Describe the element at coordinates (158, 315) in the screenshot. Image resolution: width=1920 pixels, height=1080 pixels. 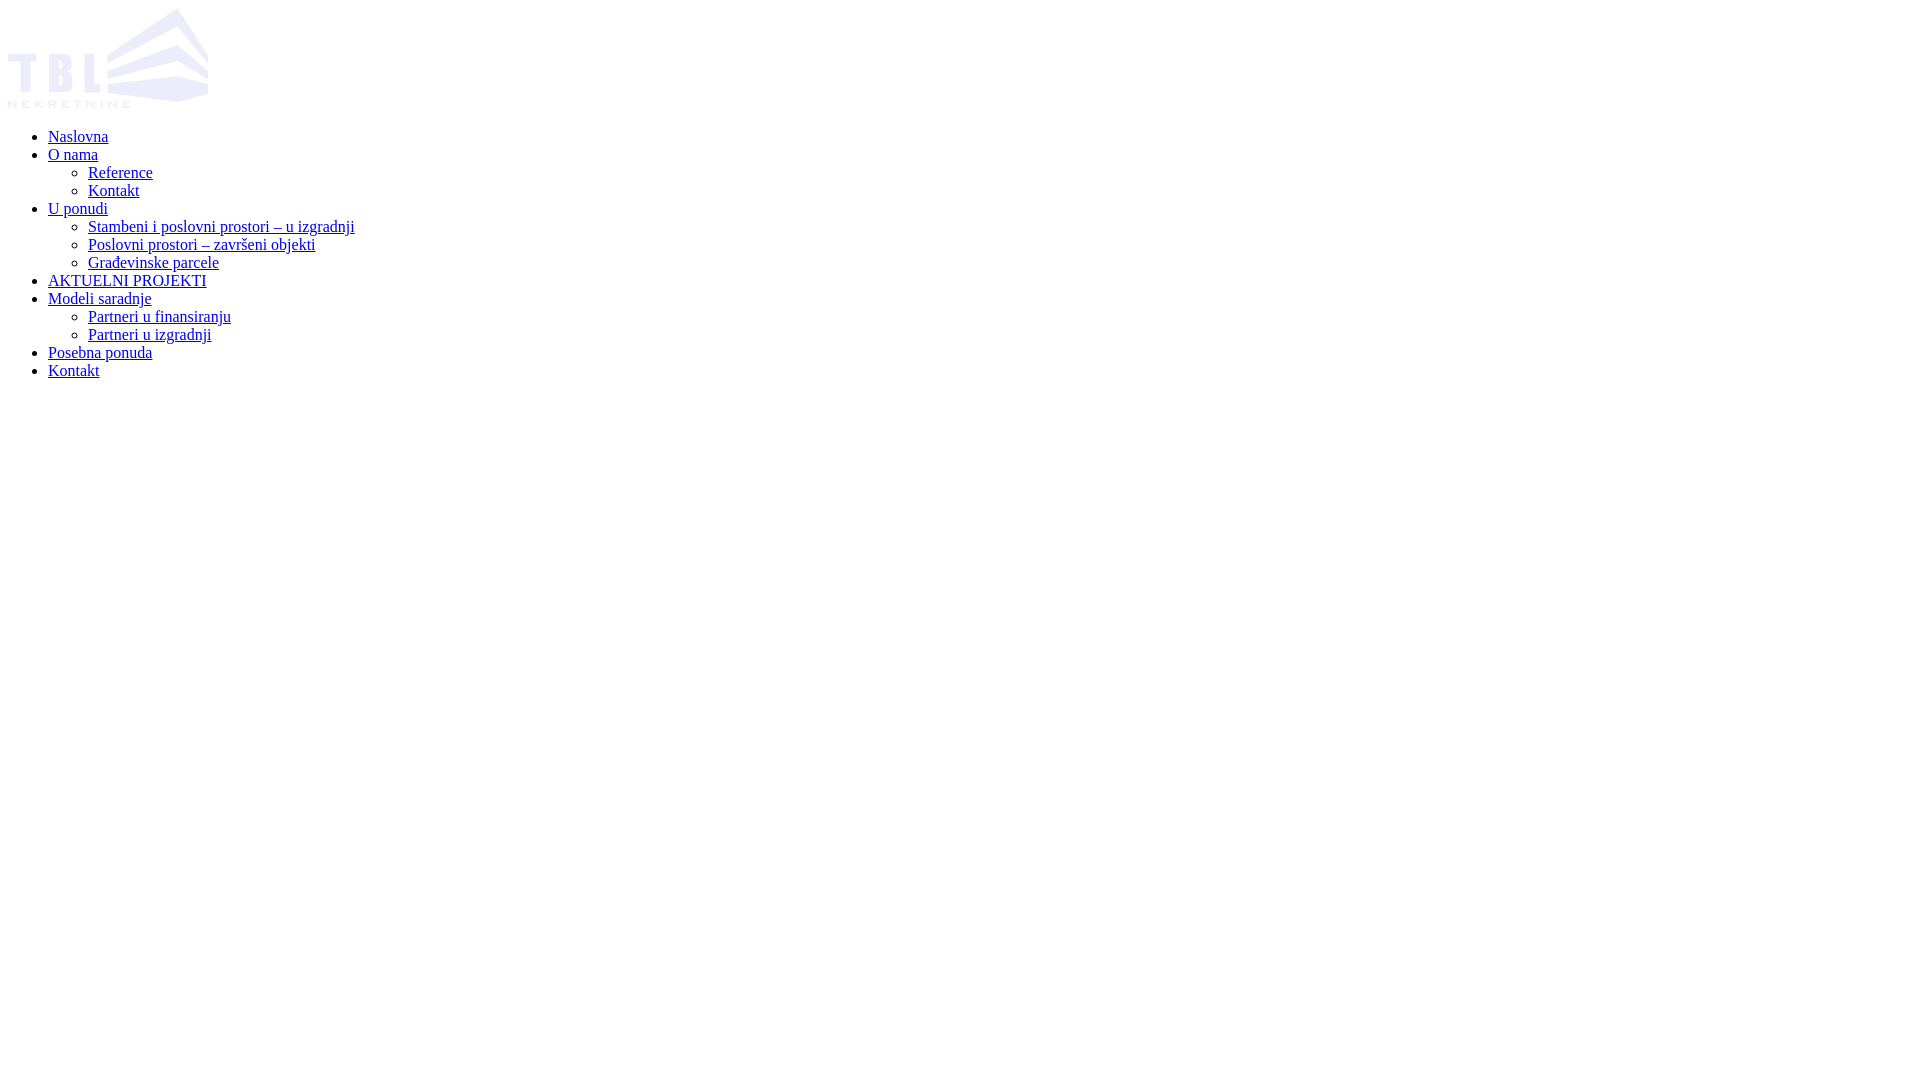
I see `'Partneri u finansiranju'` at that location.